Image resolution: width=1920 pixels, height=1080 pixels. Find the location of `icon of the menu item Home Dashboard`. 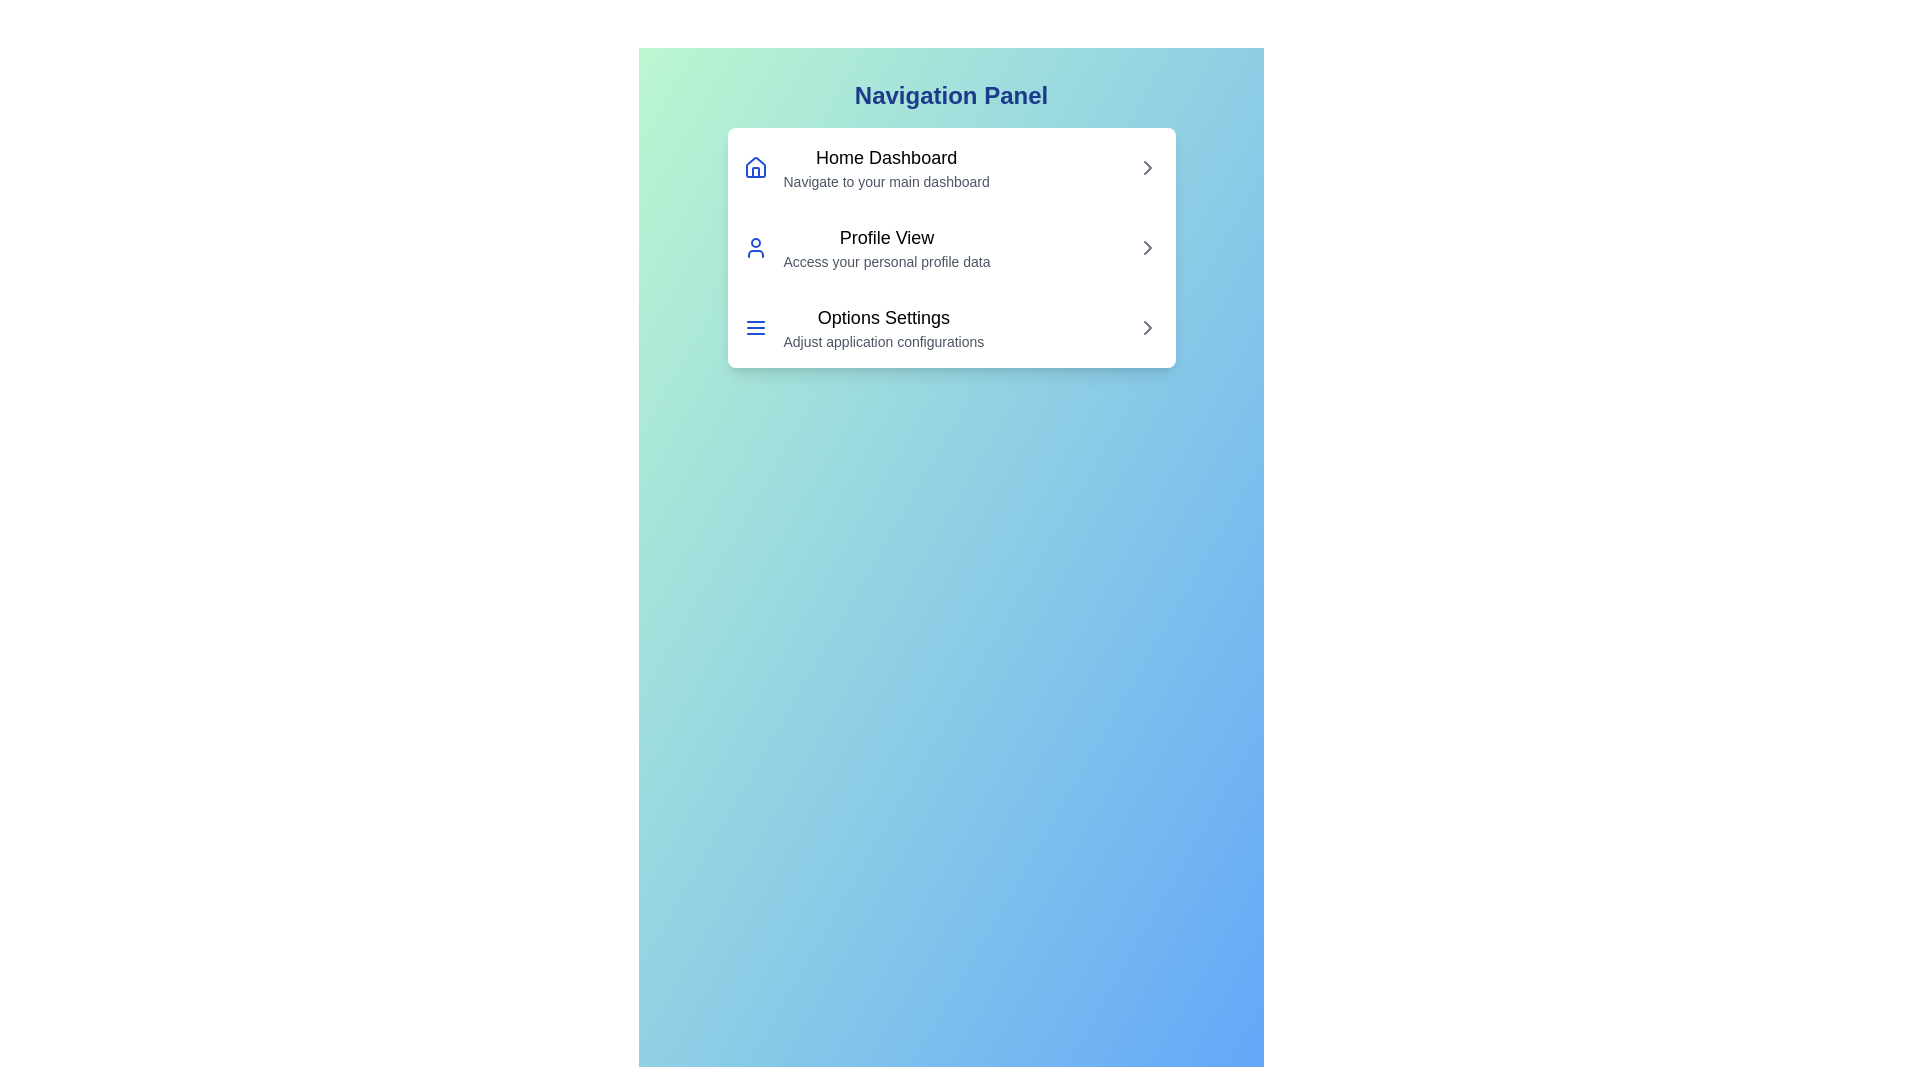

icon of the menu item Home Dashboard is located at coordinates (754, 167).